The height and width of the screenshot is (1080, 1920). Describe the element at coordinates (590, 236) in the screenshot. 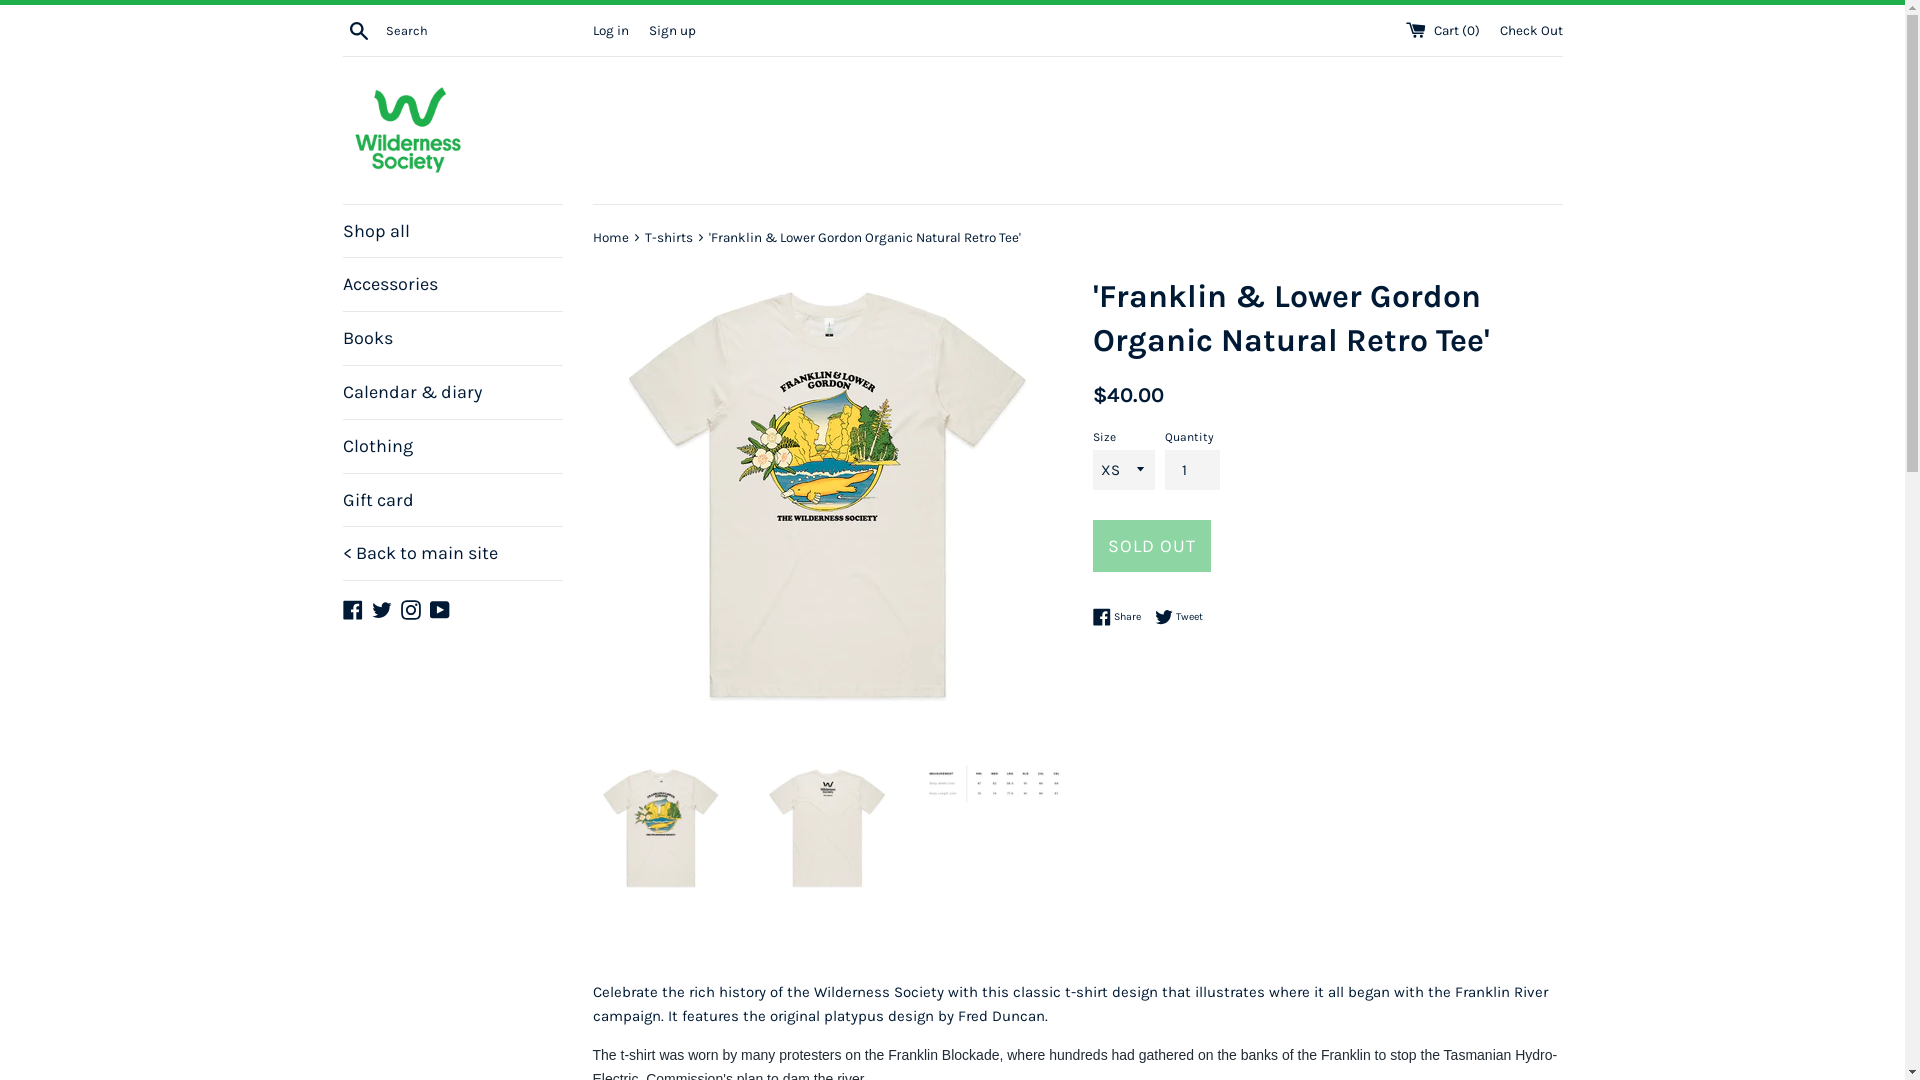

I see `'Home'` at that location.